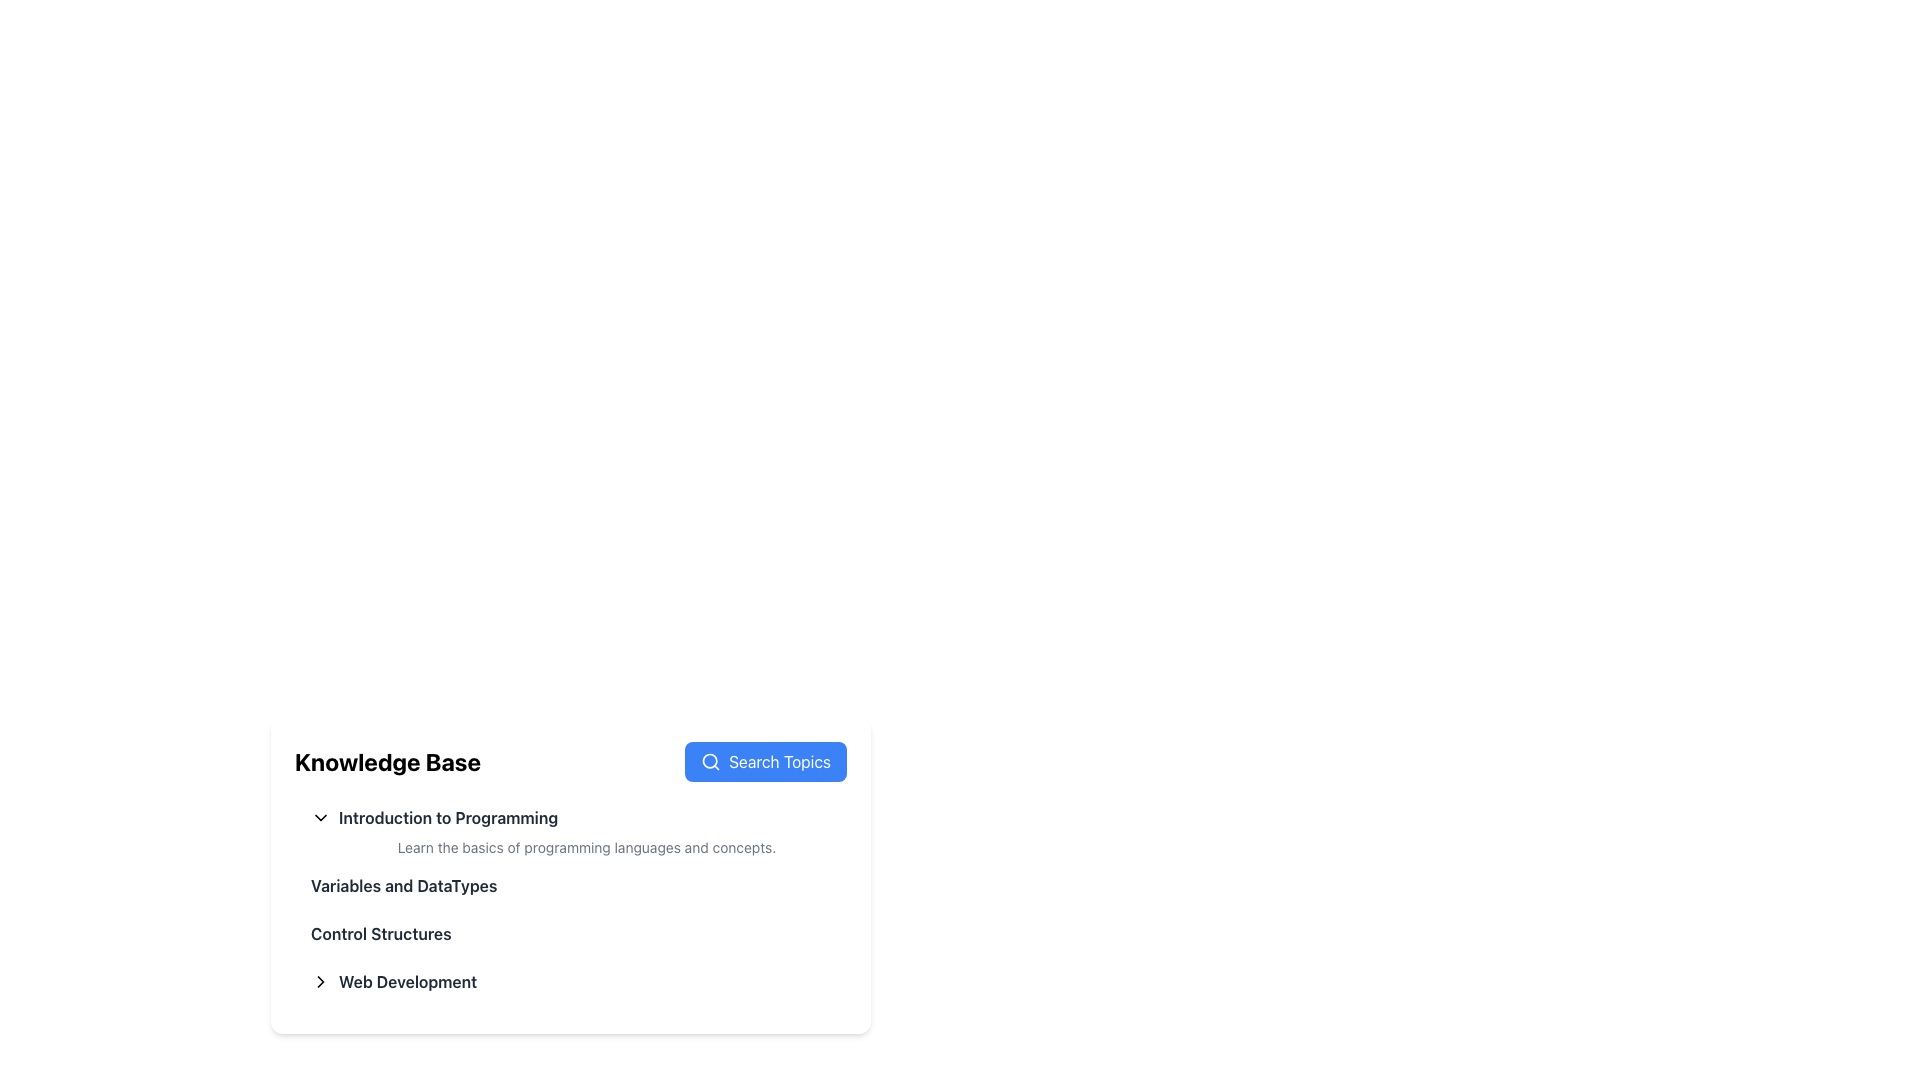  Describe the element at coordinates (570, 848) in the screenshot. I see `the static text label reading 'Learn the basics of programming languages and concepts.' located below the main title 'Introduction to Programming.'` at that location.